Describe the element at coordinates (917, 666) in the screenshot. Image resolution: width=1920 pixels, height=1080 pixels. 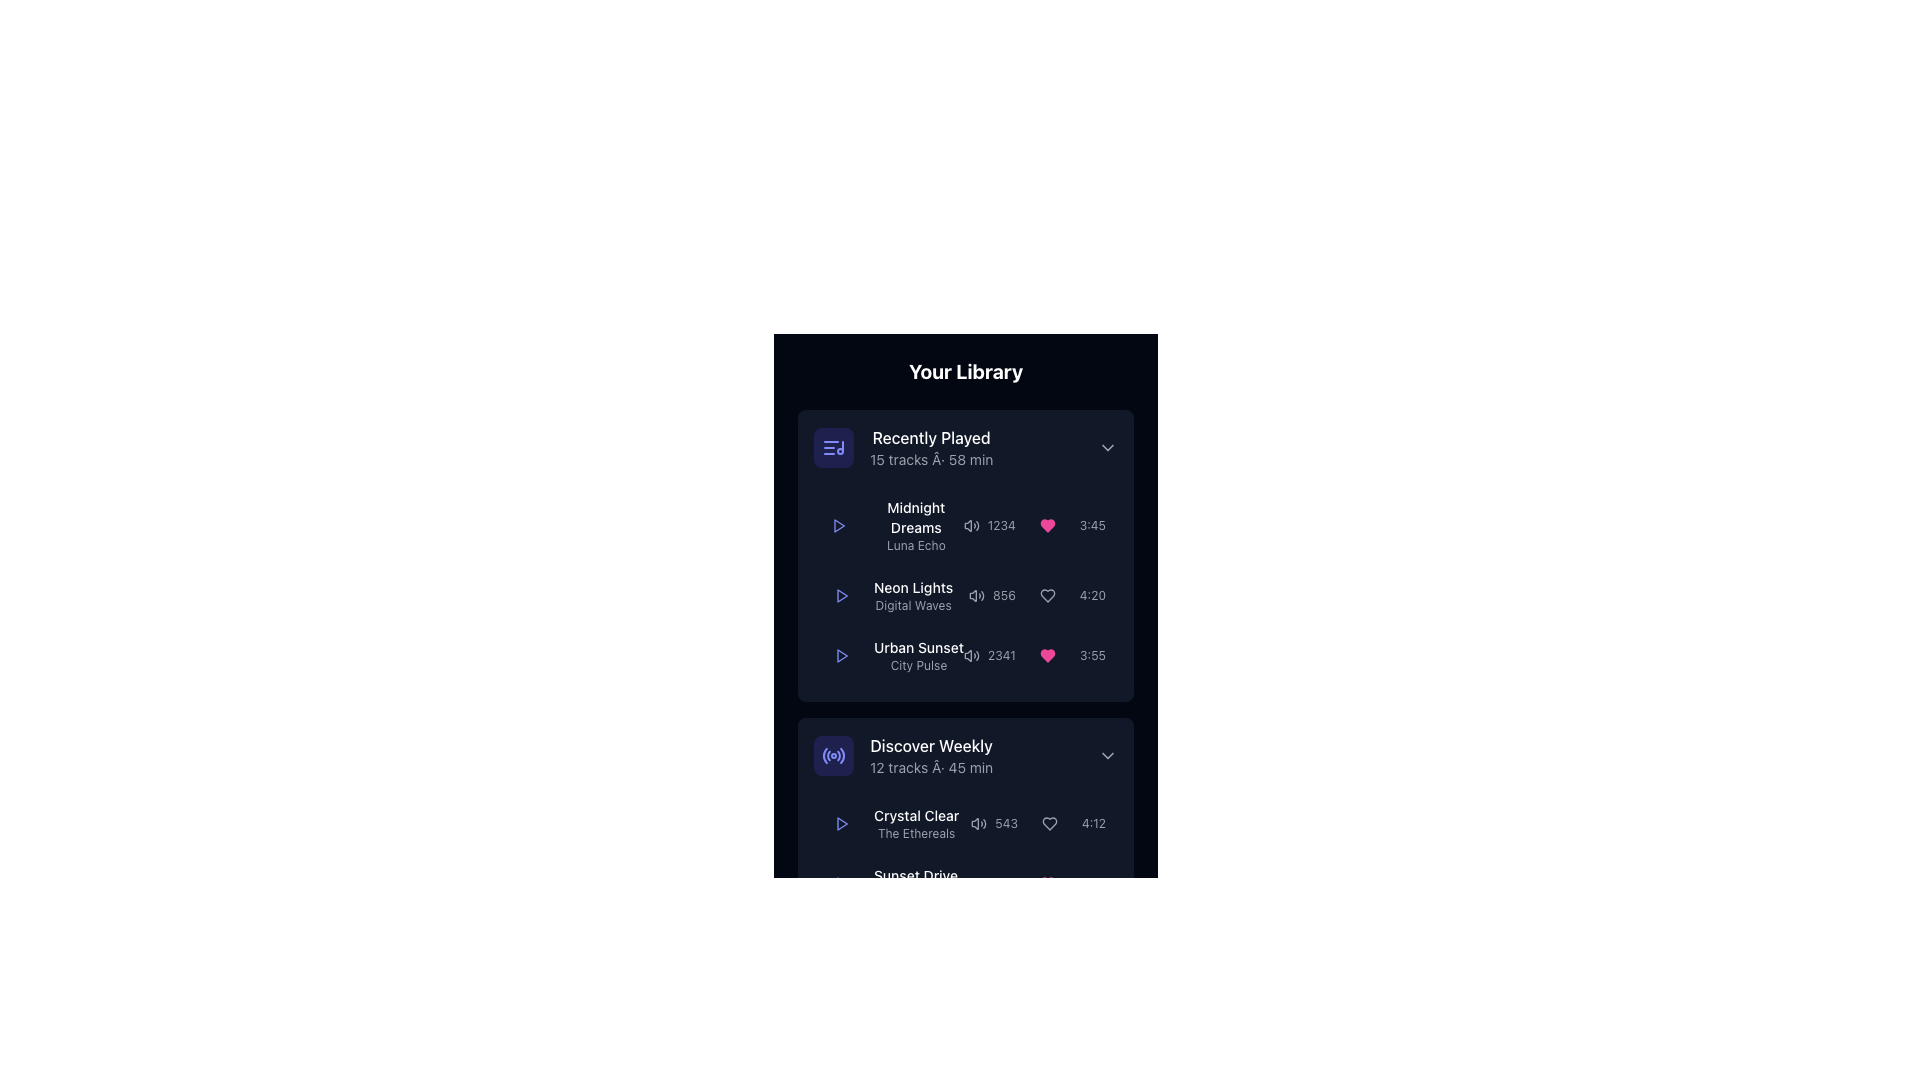
I see `the textual label element displaying 'City Pulse', which is positioned beneath 'Urban Sunset' in the 'Recently Played' section` at that location.